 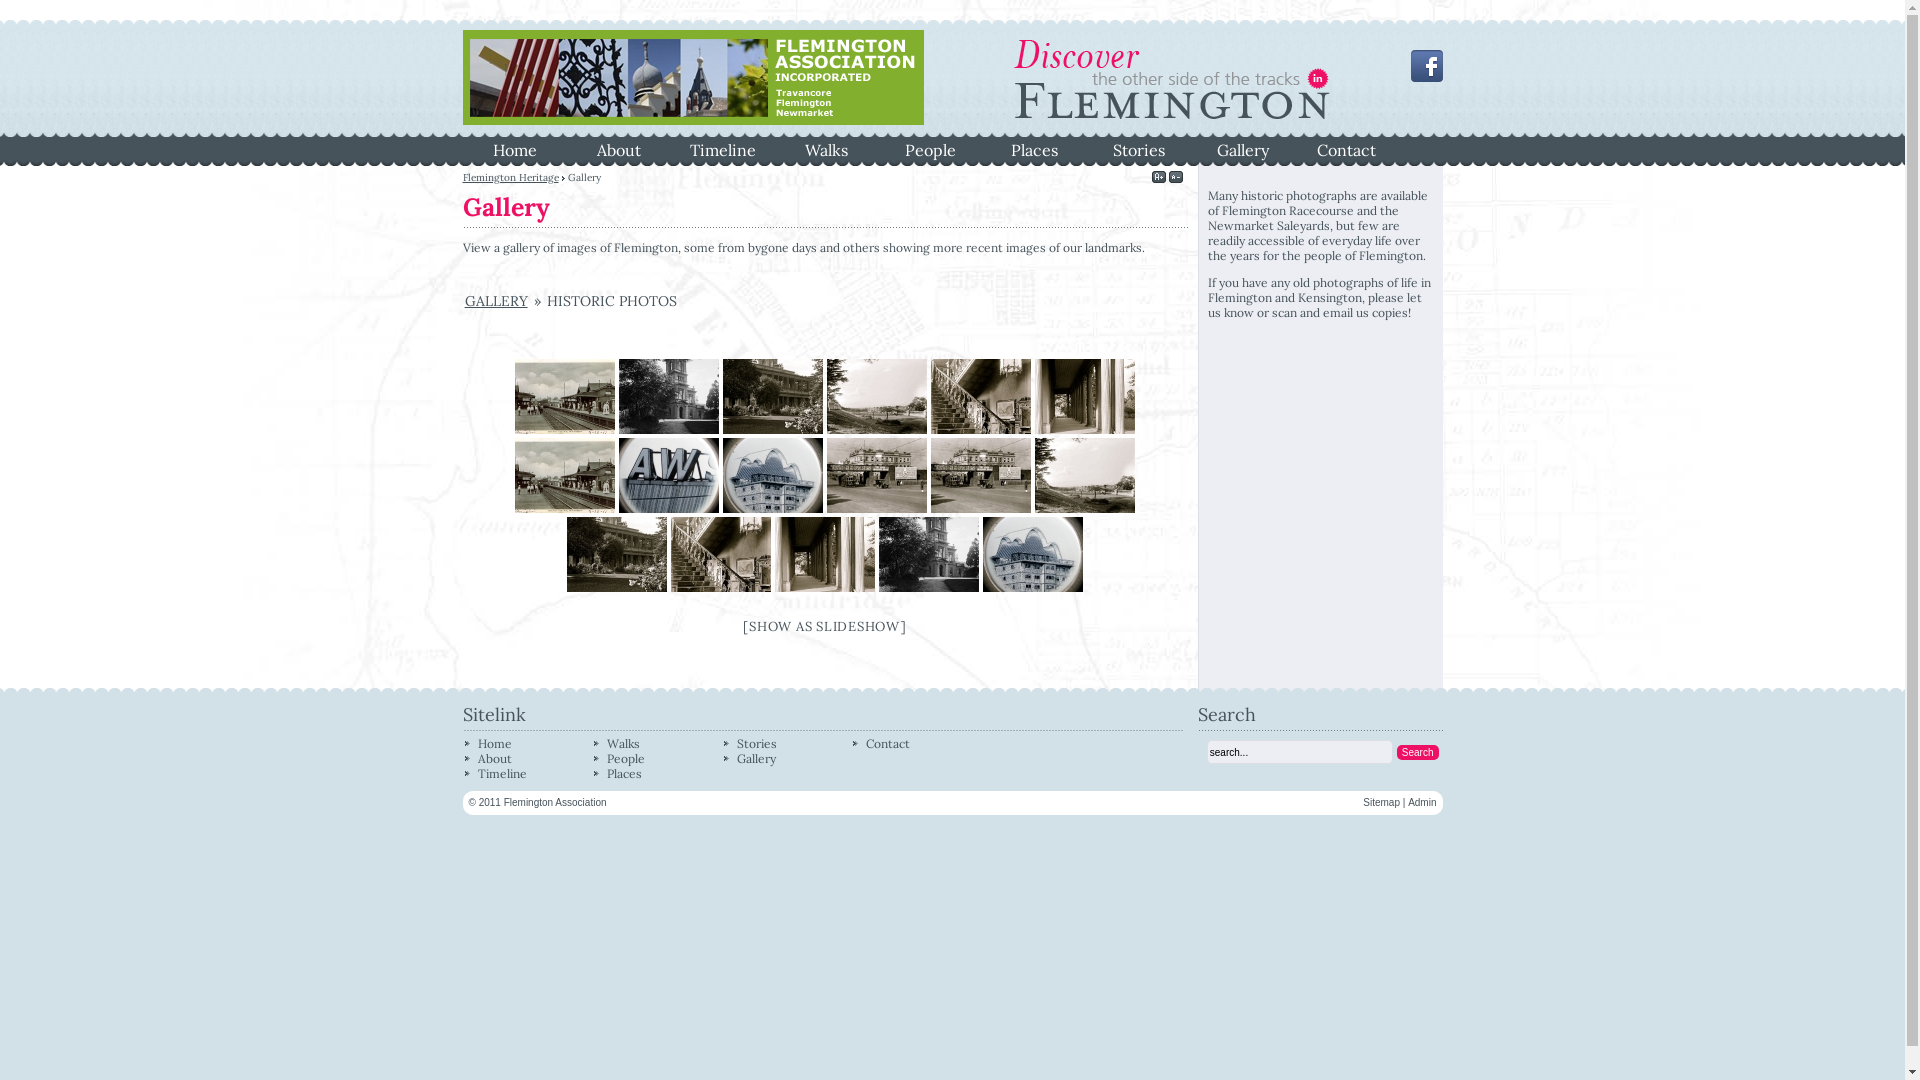 What do you see at coordinates (1380, 801) in the screenshot?
I see `'Sitemap'` at bounding box center [1380, 801].